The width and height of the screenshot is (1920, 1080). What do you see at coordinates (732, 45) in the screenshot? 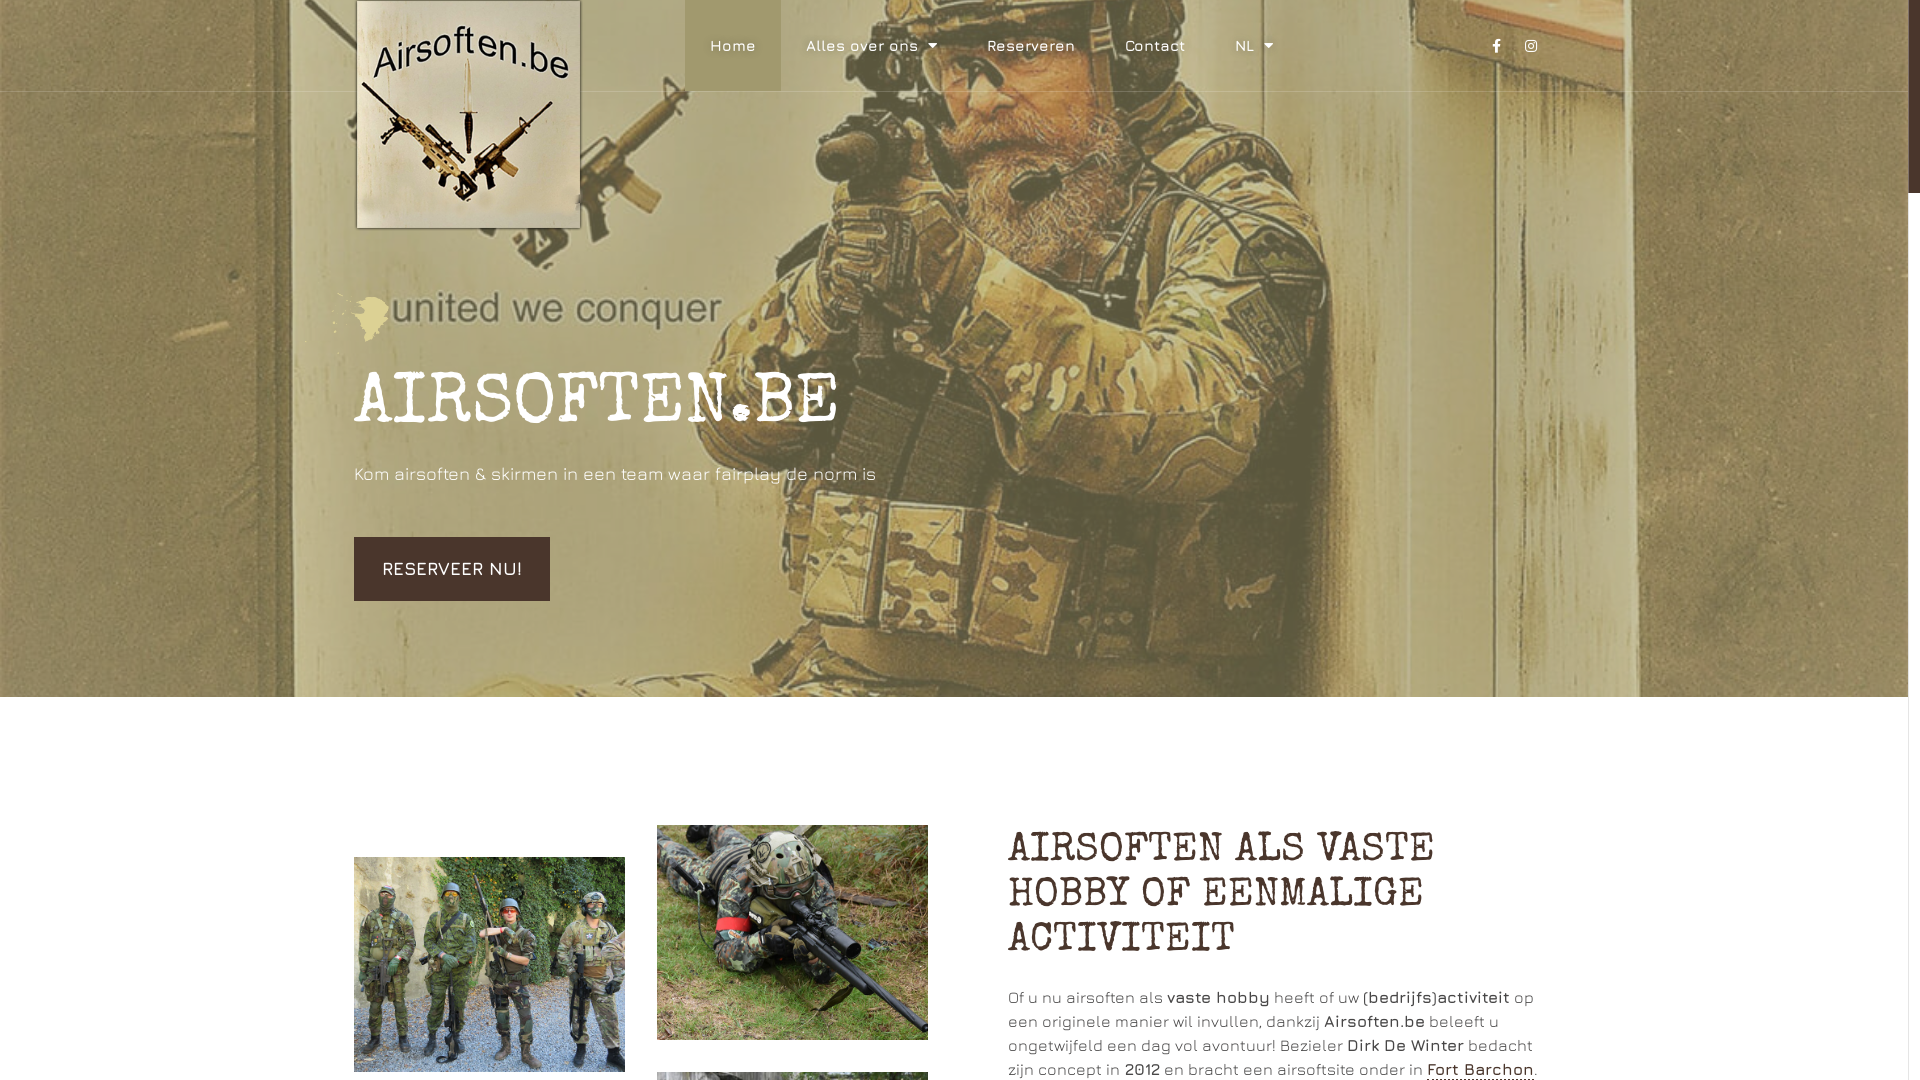
I see `'Home'` at bounding box center [732, 45].